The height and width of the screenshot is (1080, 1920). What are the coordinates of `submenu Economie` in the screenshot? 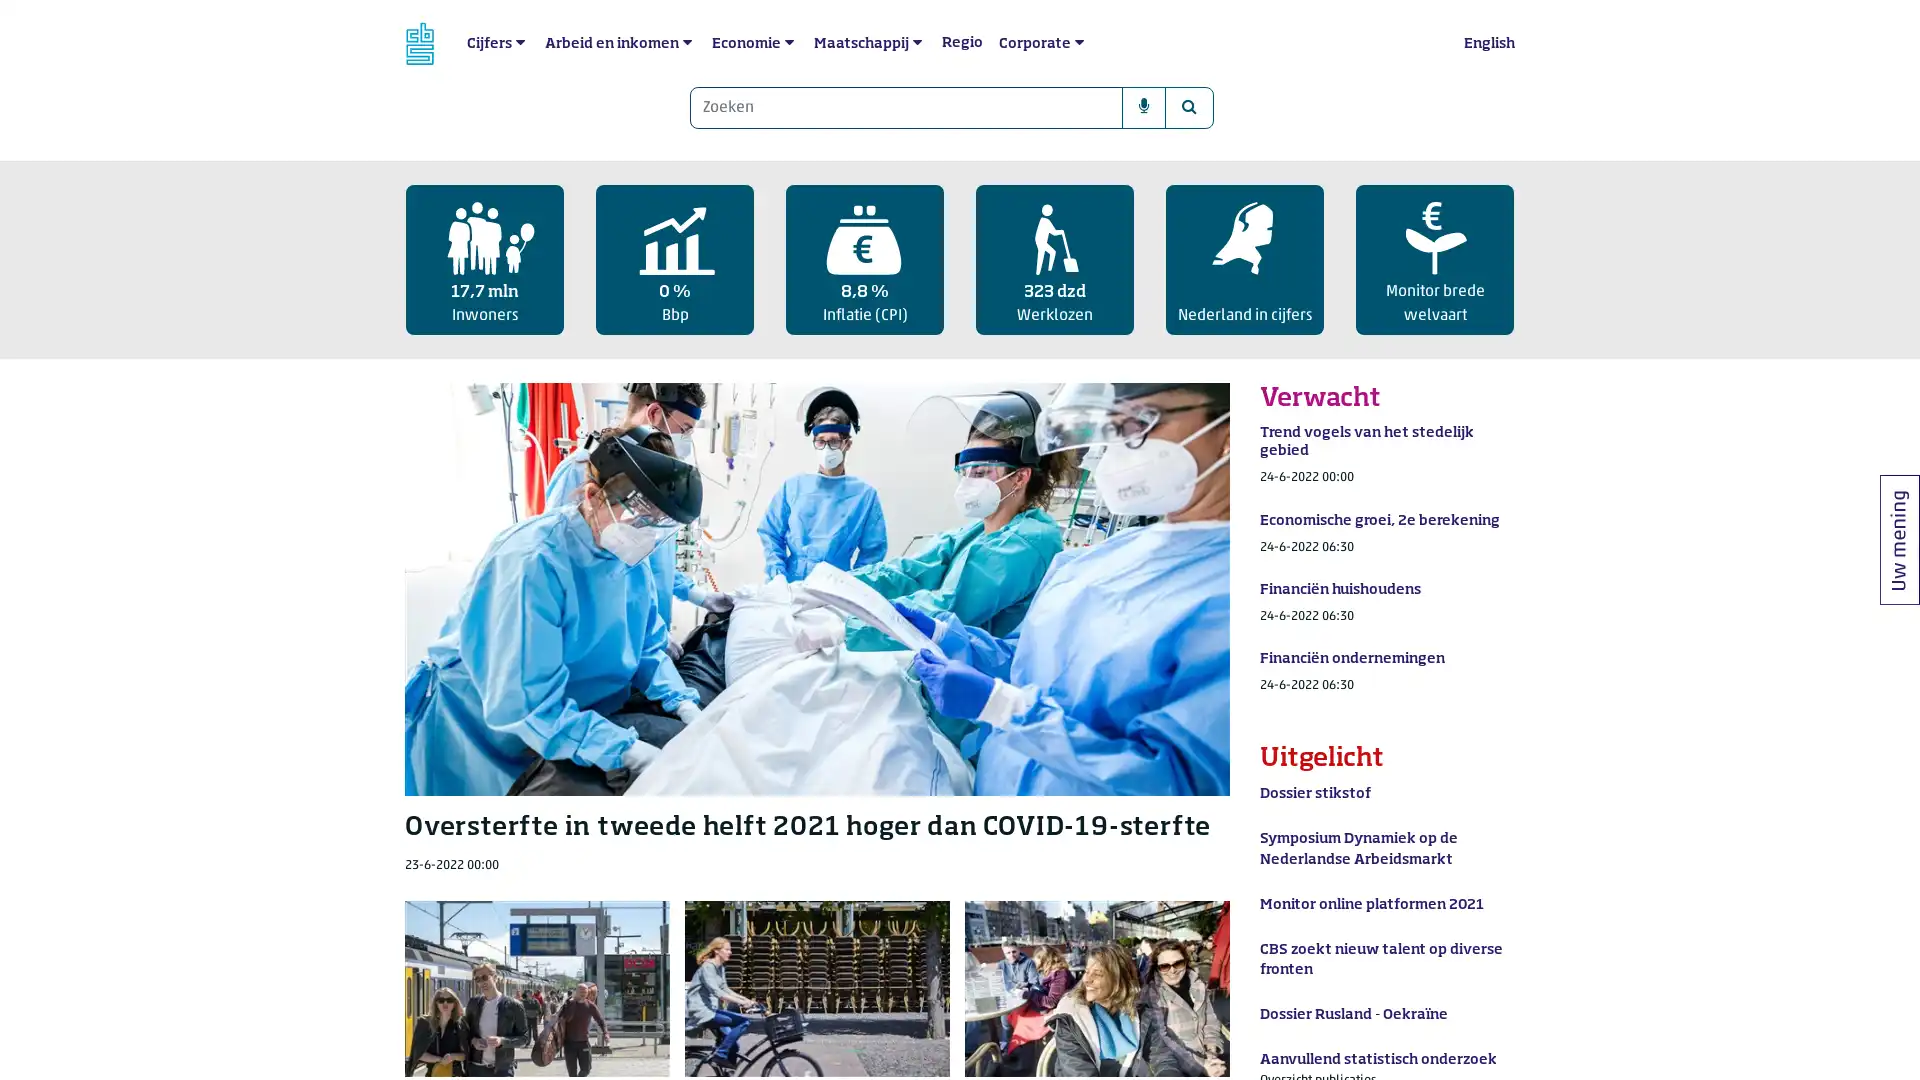 It's located at (788, 42).